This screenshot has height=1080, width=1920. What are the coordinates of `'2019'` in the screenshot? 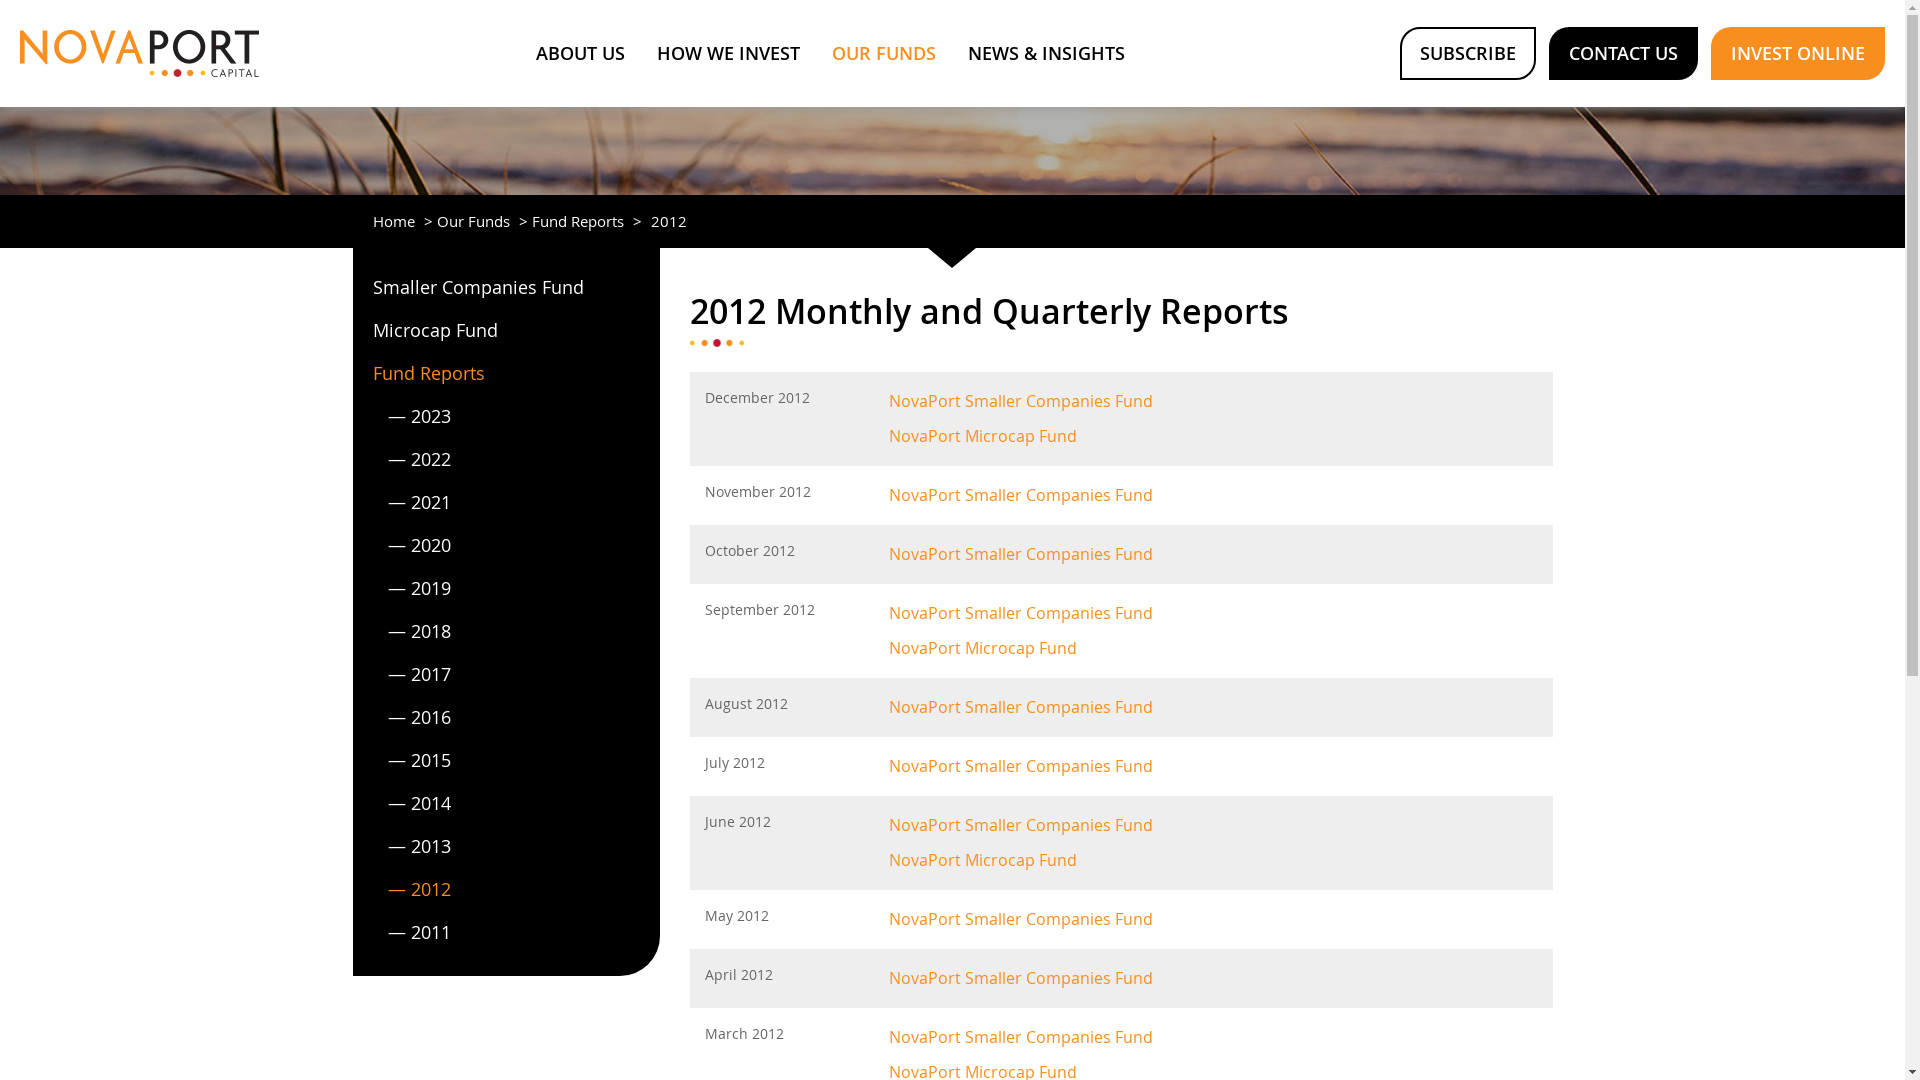 It's located at (505, 581).